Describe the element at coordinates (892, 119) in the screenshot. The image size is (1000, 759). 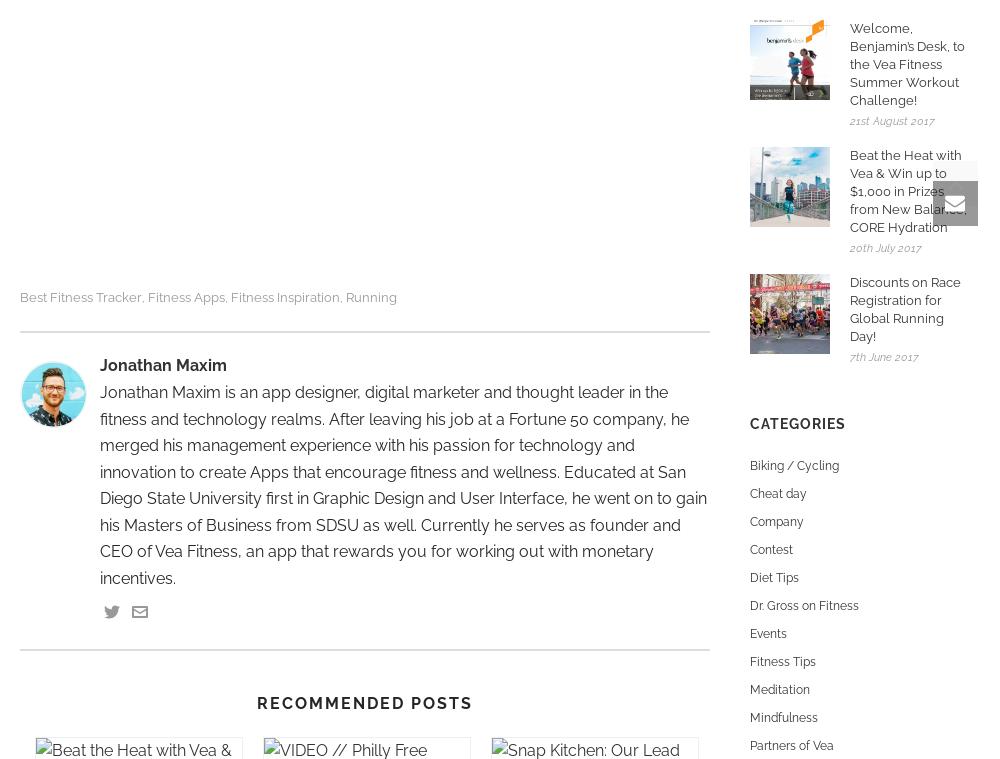
I see `'21st August 2017'` at that location.